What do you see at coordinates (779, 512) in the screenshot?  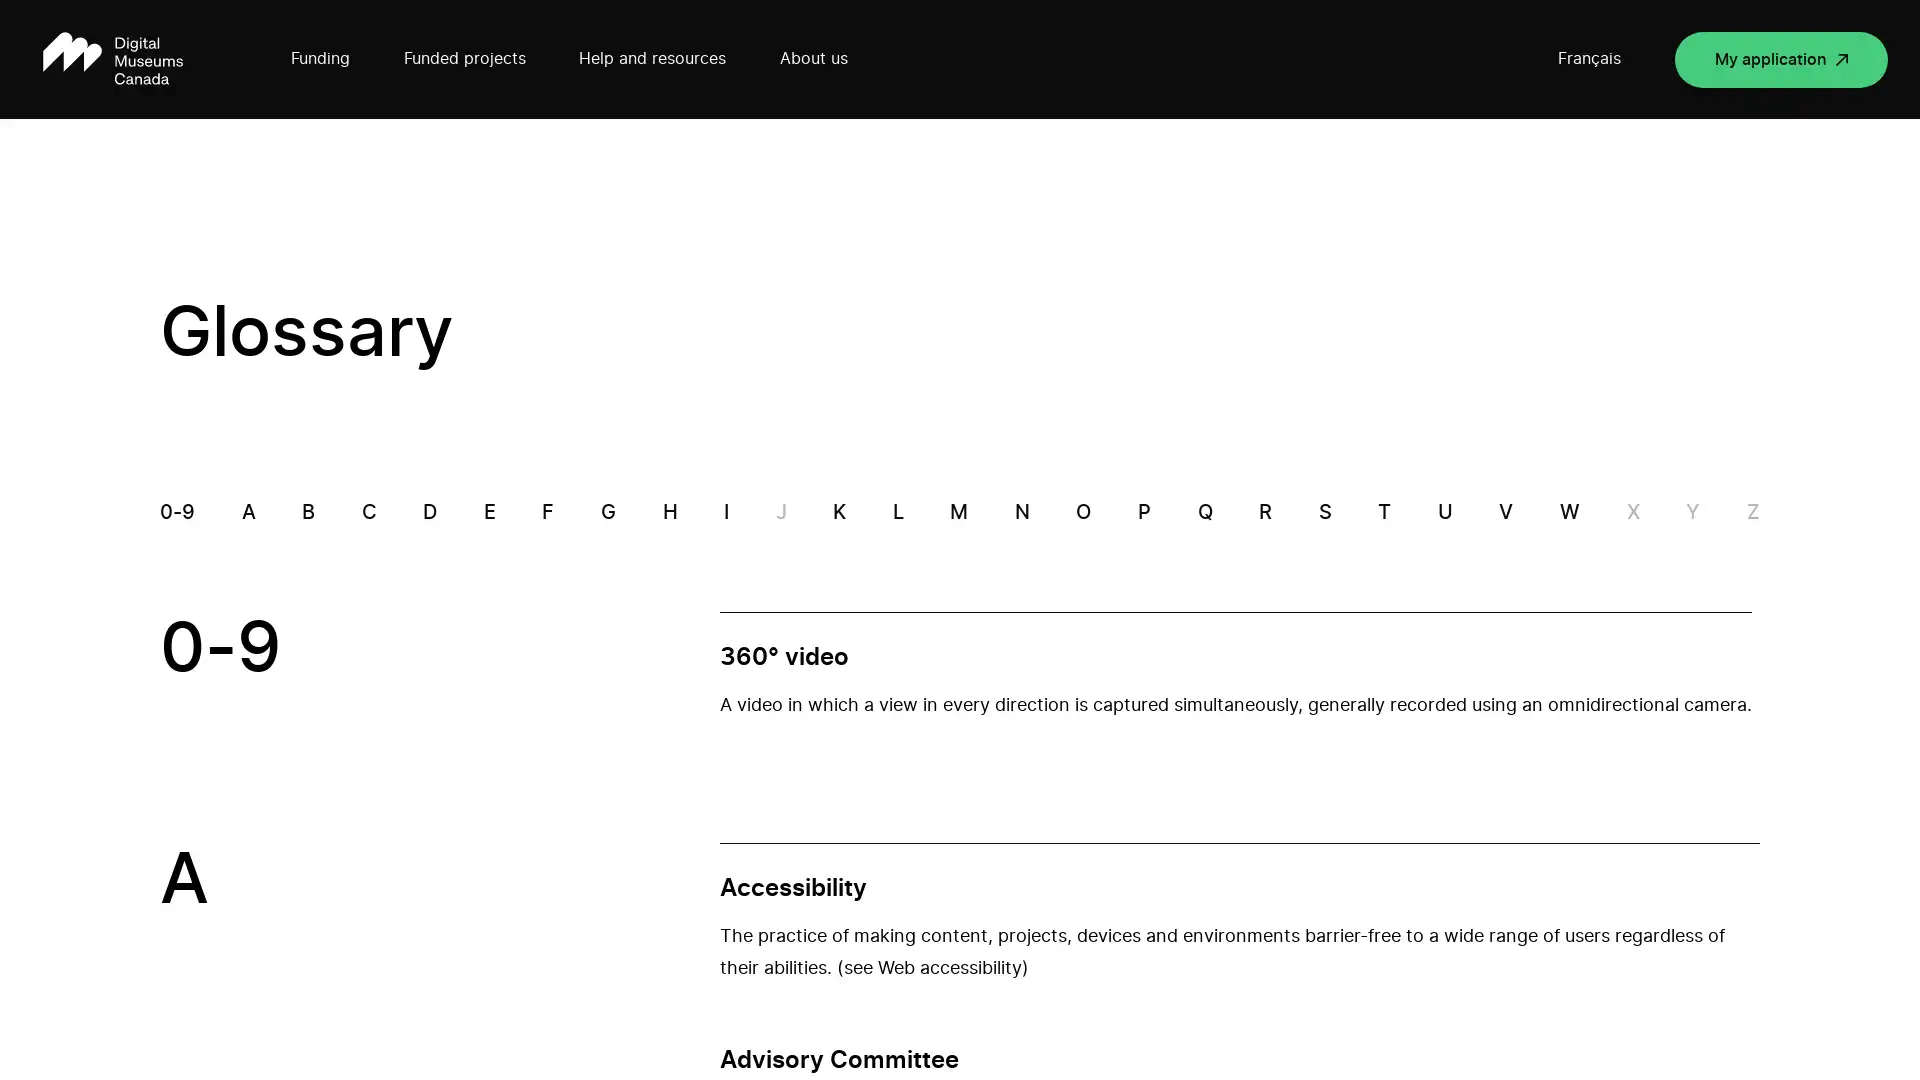 I see `J` at bounding box center [779, 512].